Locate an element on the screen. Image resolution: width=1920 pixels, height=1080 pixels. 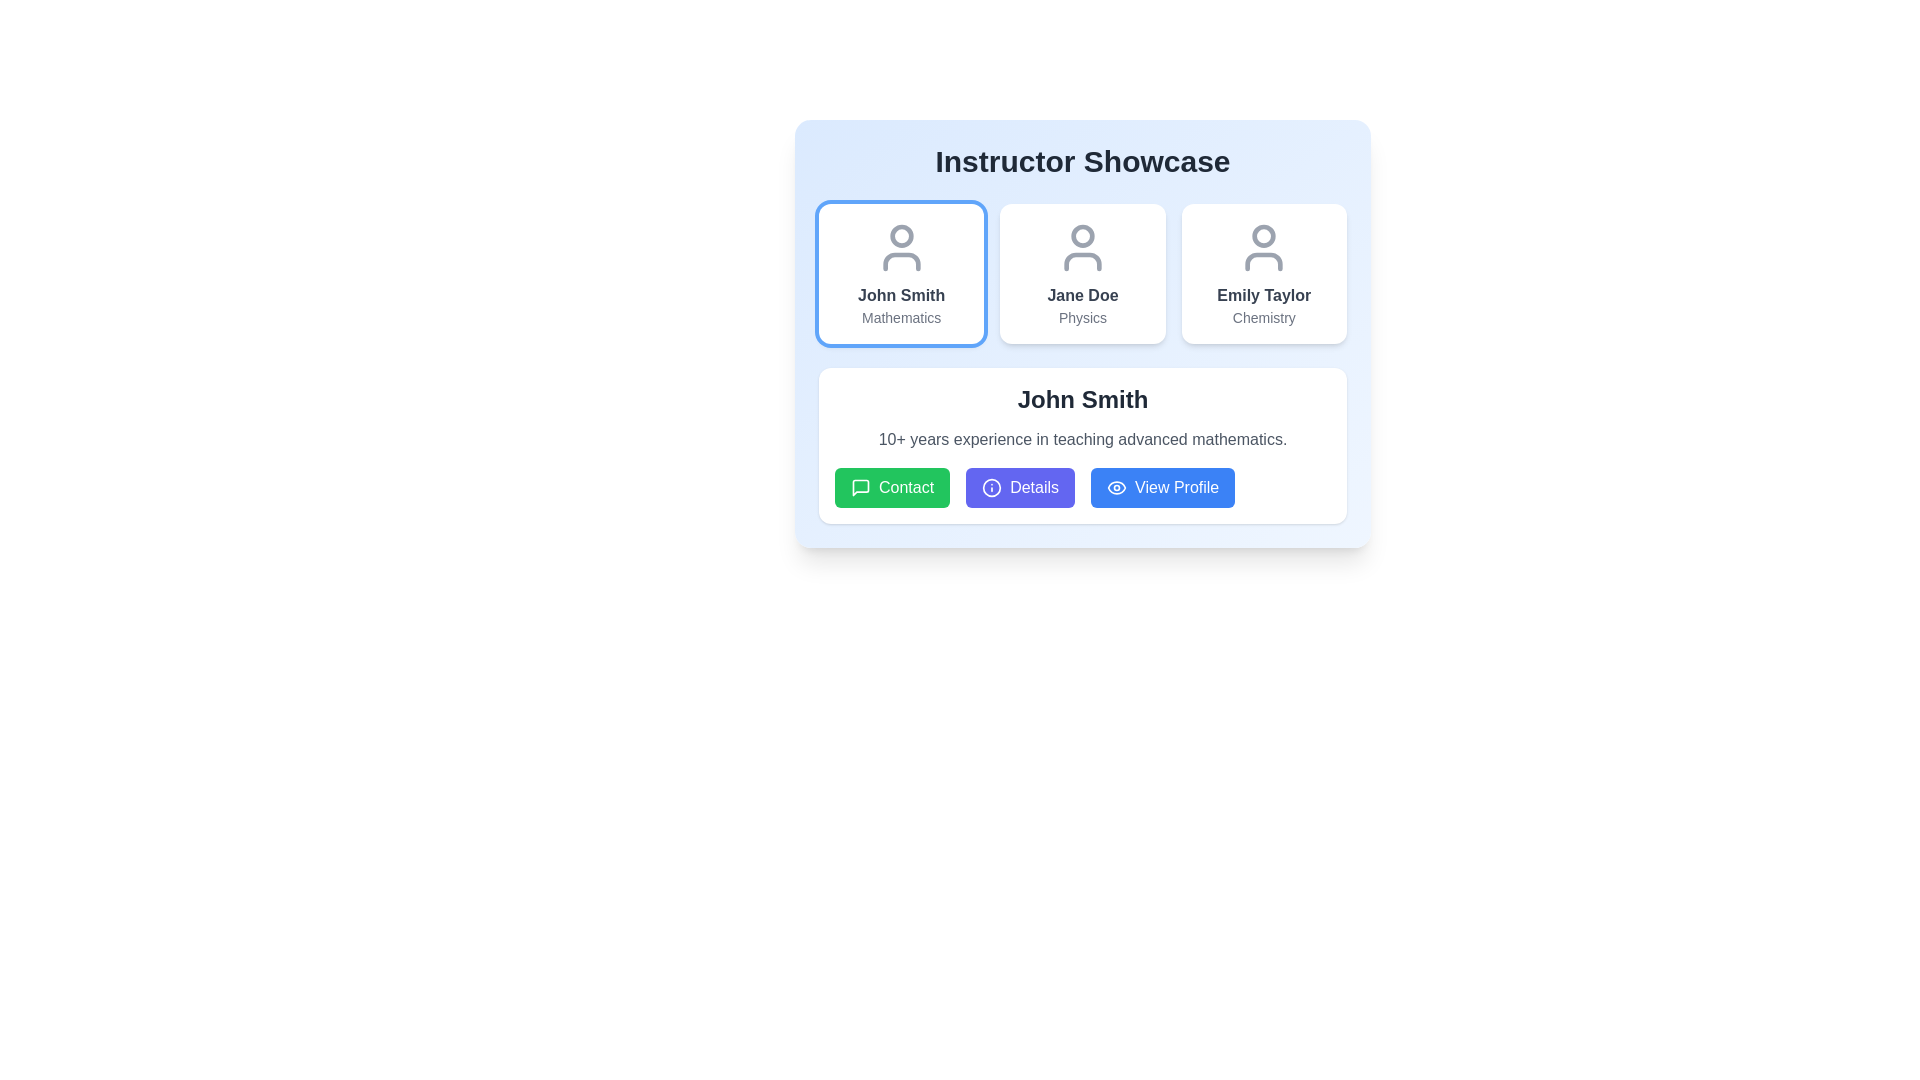
the third button located below the 'John Smith' text is located at coordinates (1163, 488).